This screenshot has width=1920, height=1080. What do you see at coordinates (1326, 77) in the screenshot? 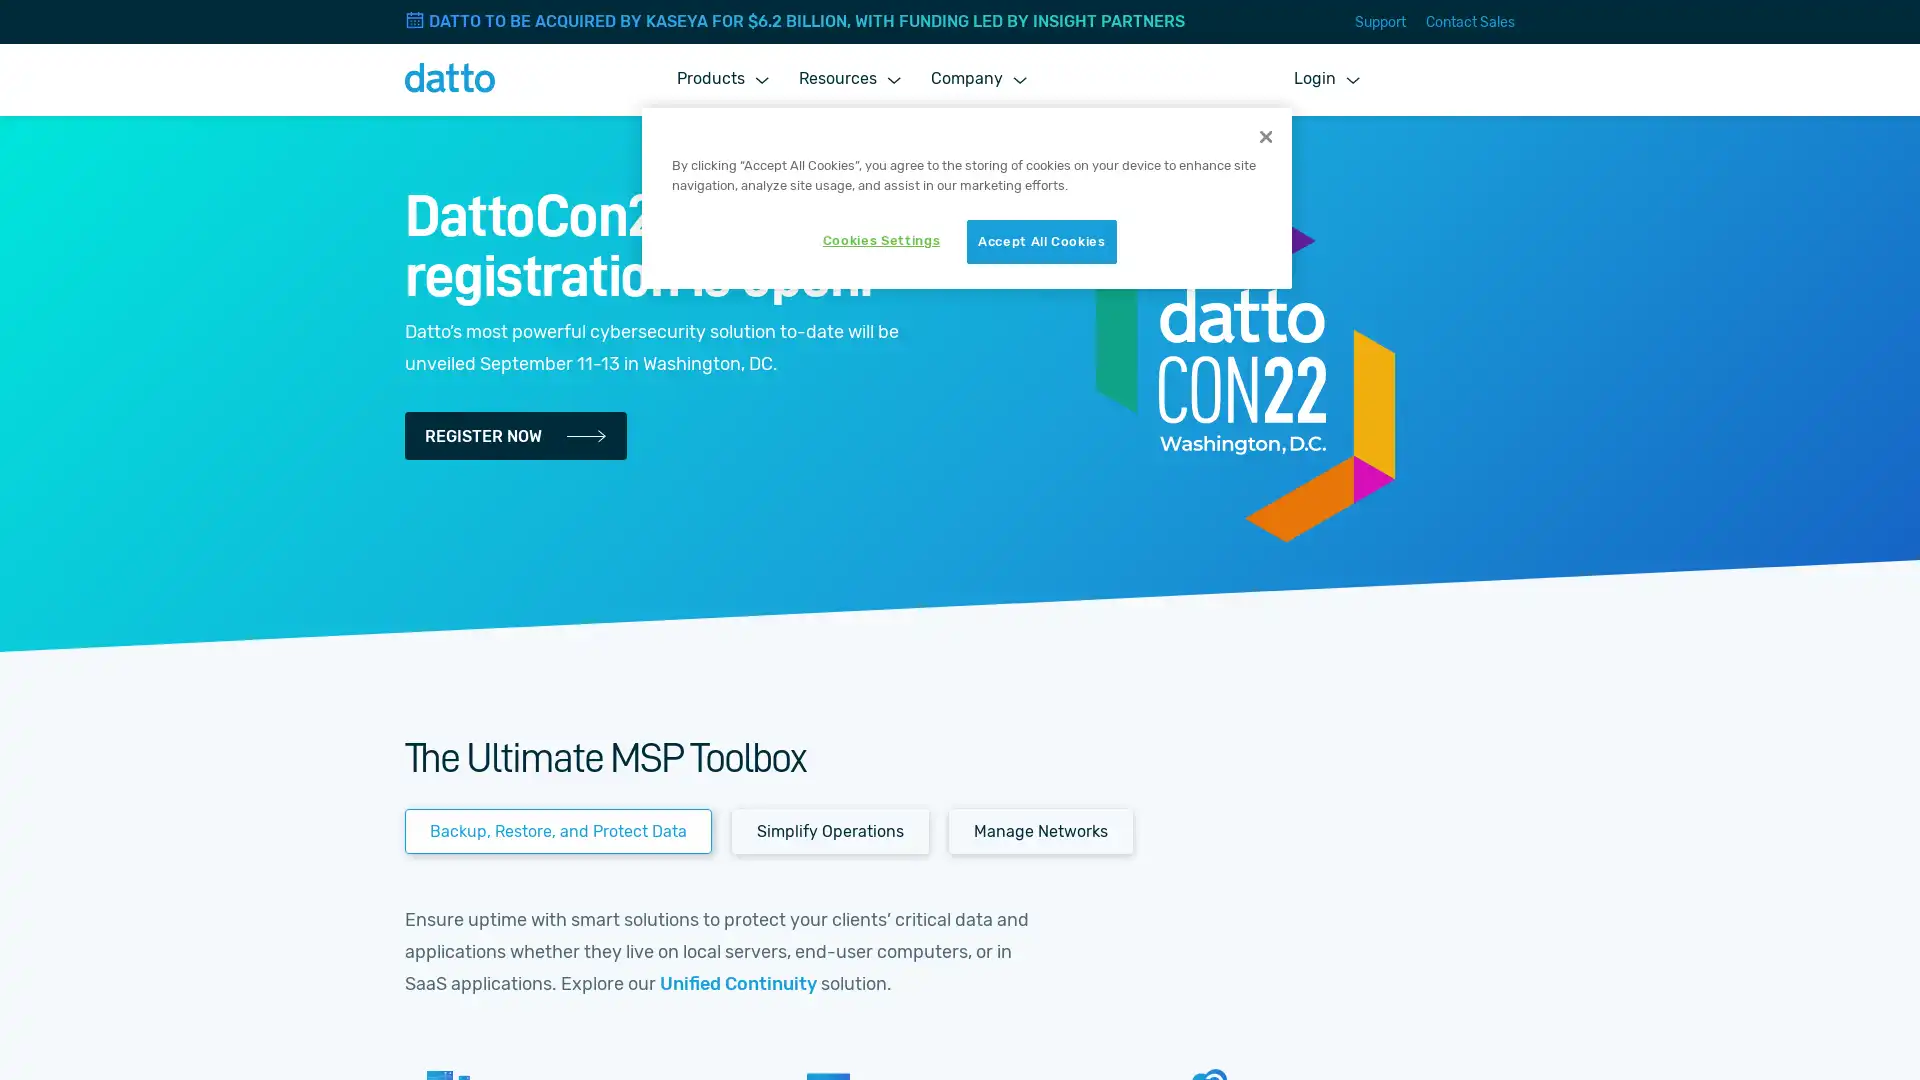
I see `Login` at bounding box center [1326, 77].